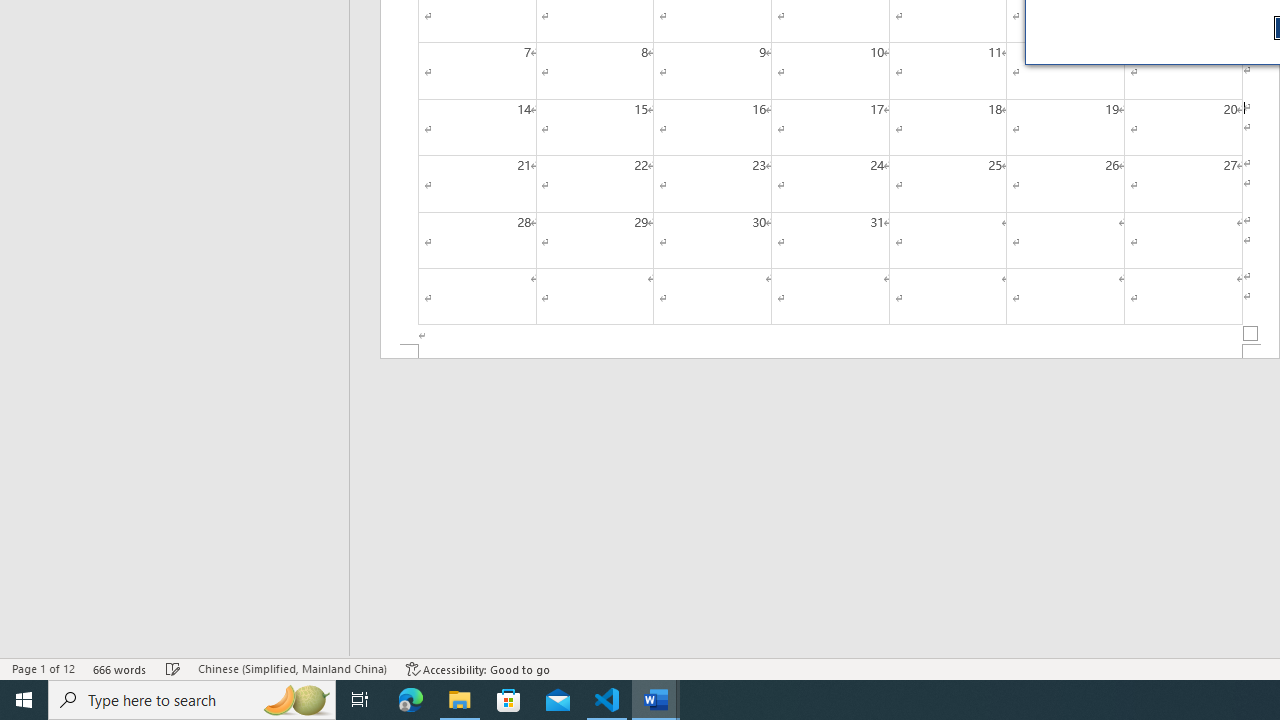 Image resolution: width=1280 pixels, height=720 pixels. Describe the element at coordinates (656, 698) in the screenshot. I see `'Word - 2 running windows'` at that location.